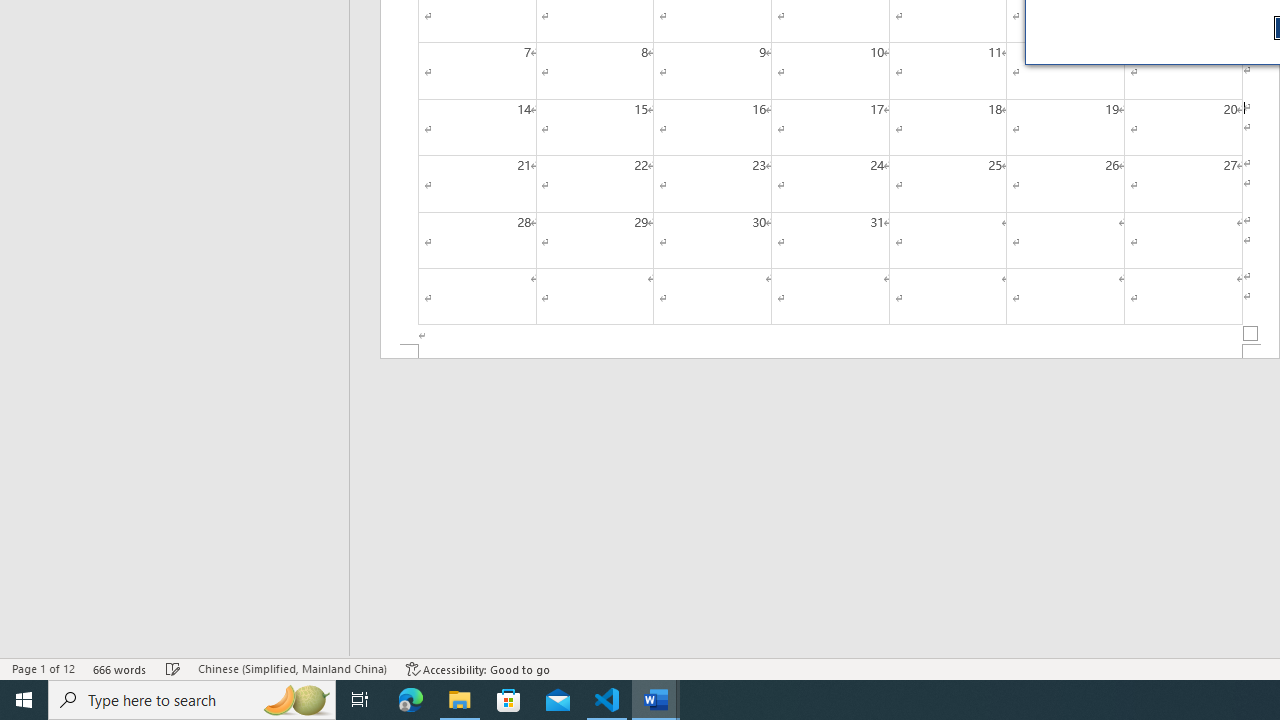 Image resolution: width=1280 pixels, height=720 pixels. Describe the element at coordinates (656, 698) in the screenshot. I see `'Word - 2 running windows'` at that location.